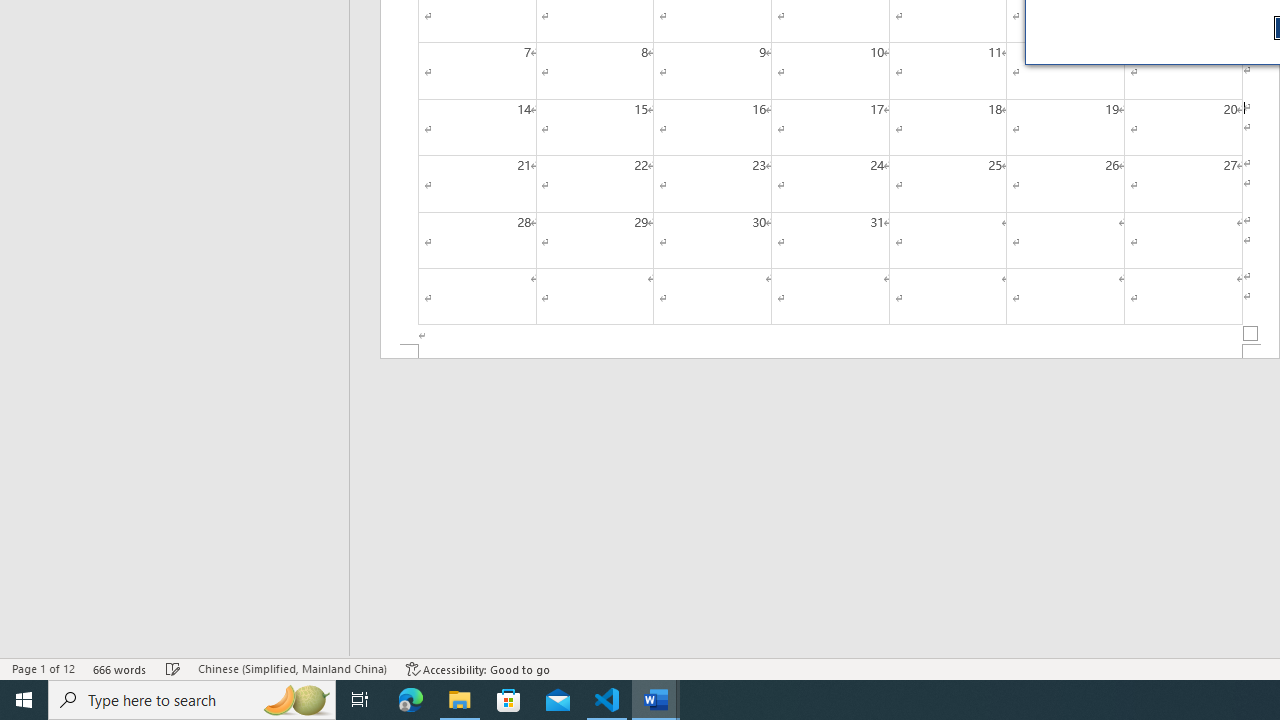 Image resolution: width=1280 pixels, height=720 pixels. Describe the element at coordinates (656, 698) in the screenshot. I see `'Word - 2 running windows'` at that location.